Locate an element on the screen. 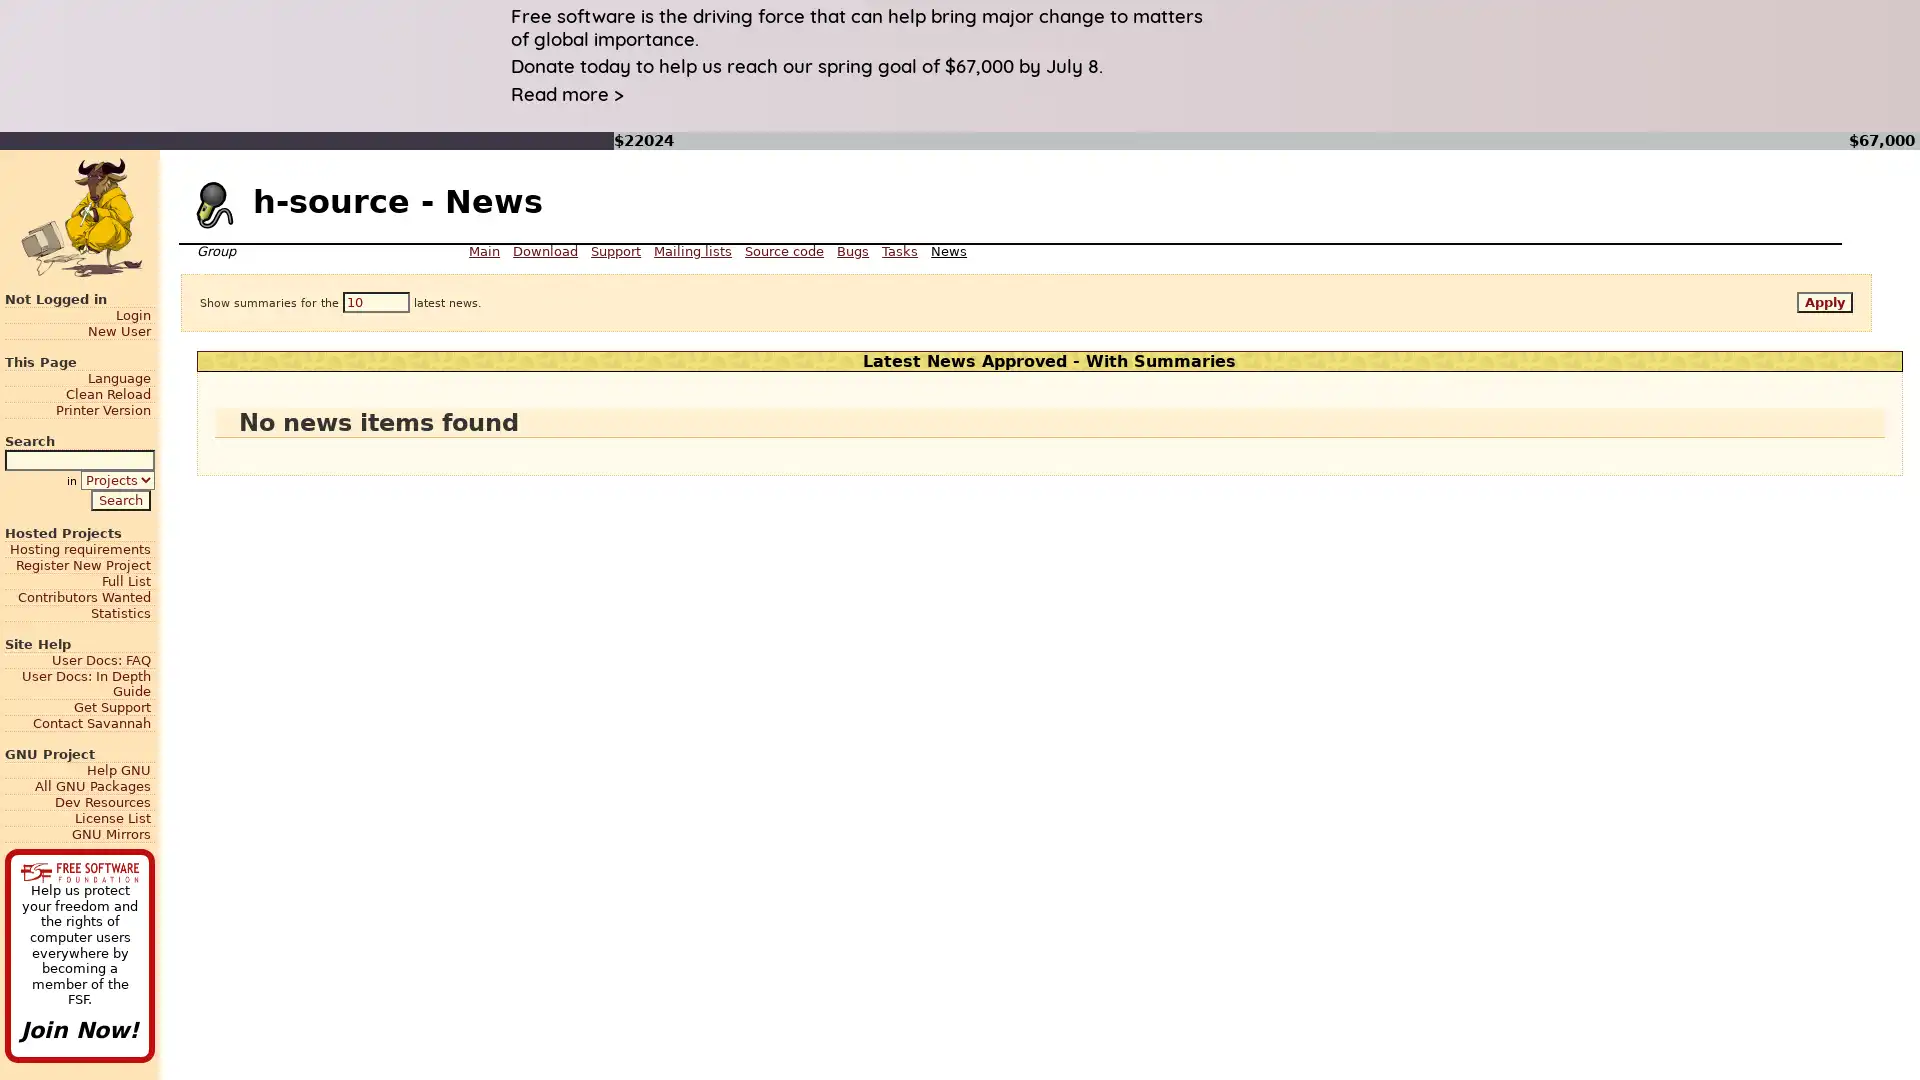  Search is located at coordinates (119, 498).